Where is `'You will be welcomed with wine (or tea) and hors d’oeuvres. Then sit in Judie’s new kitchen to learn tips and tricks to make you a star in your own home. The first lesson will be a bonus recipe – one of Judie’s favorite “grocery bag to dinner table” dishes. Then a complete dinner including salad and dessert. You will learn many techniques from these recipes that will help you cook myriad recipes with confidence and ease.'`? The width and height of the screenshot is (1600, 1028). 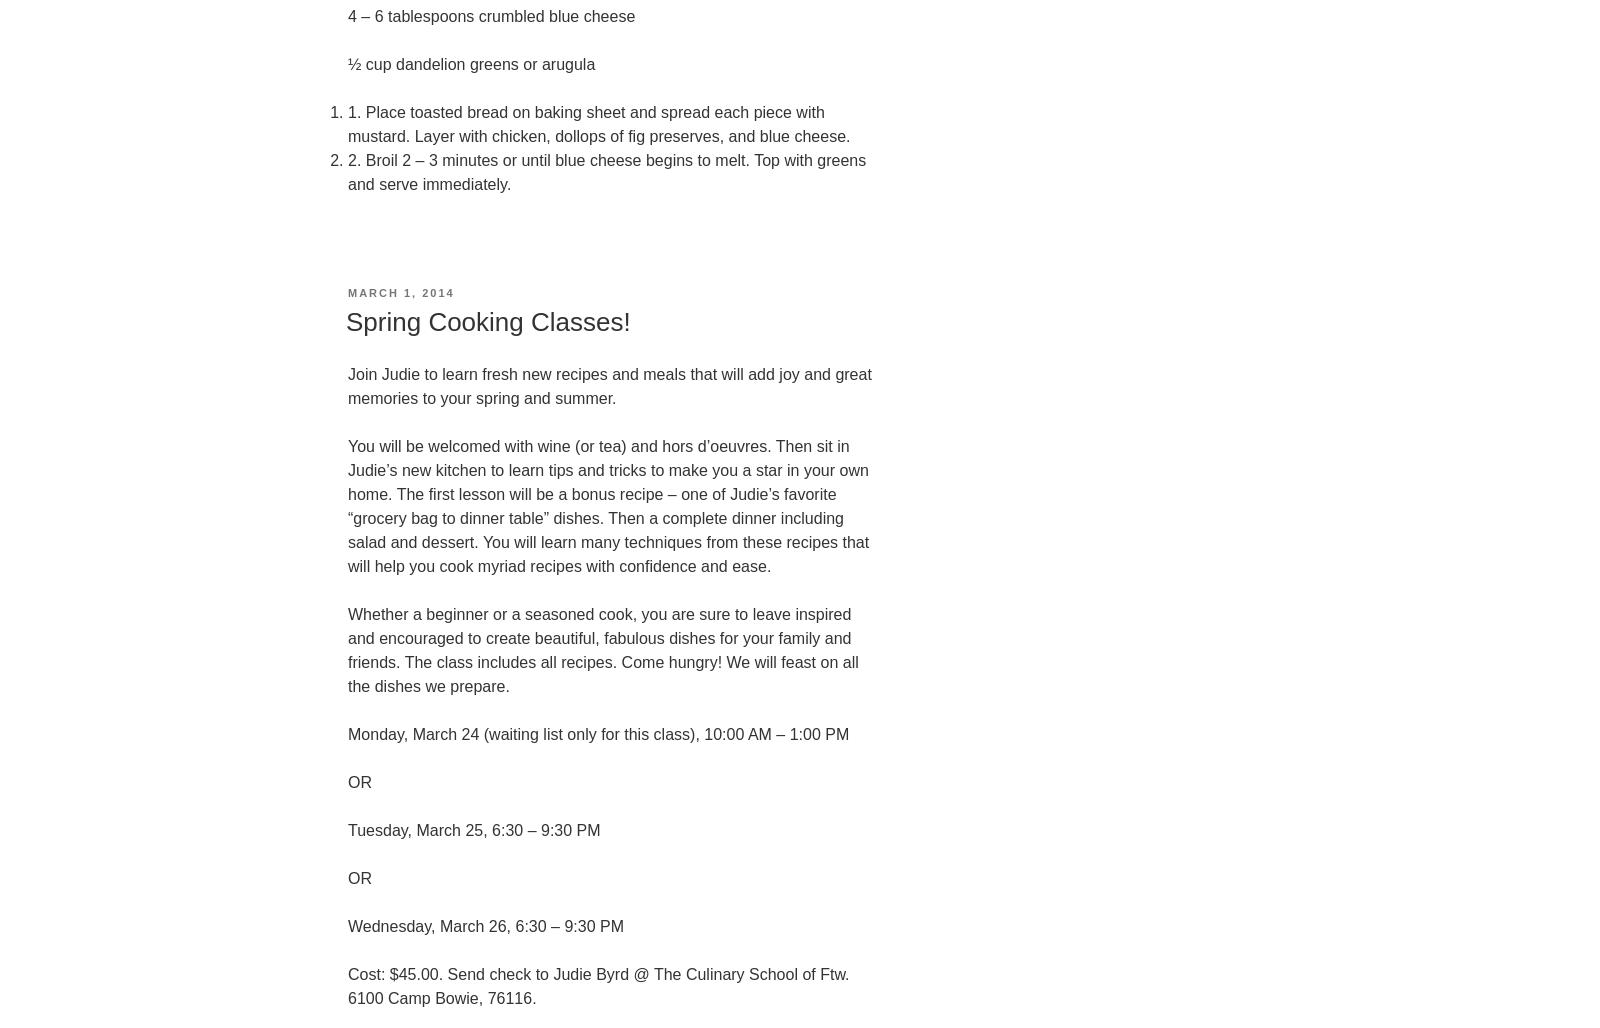 'You will be welcomed with wine (or tea) and hors d’oeuvres. Then sit in Judie’s new kitchen to learn tips and tricks to make you a star in your own home. The first lesson will be a bonus recipe – one of Judie’s favorite “grocery bag to dinner table” dishes. Then a complete dinner including salad and dessert. You will learn many techniques from these recipes that will help you cook myriad recipes with confidence and ease.' is located at coordinates (608, 504).